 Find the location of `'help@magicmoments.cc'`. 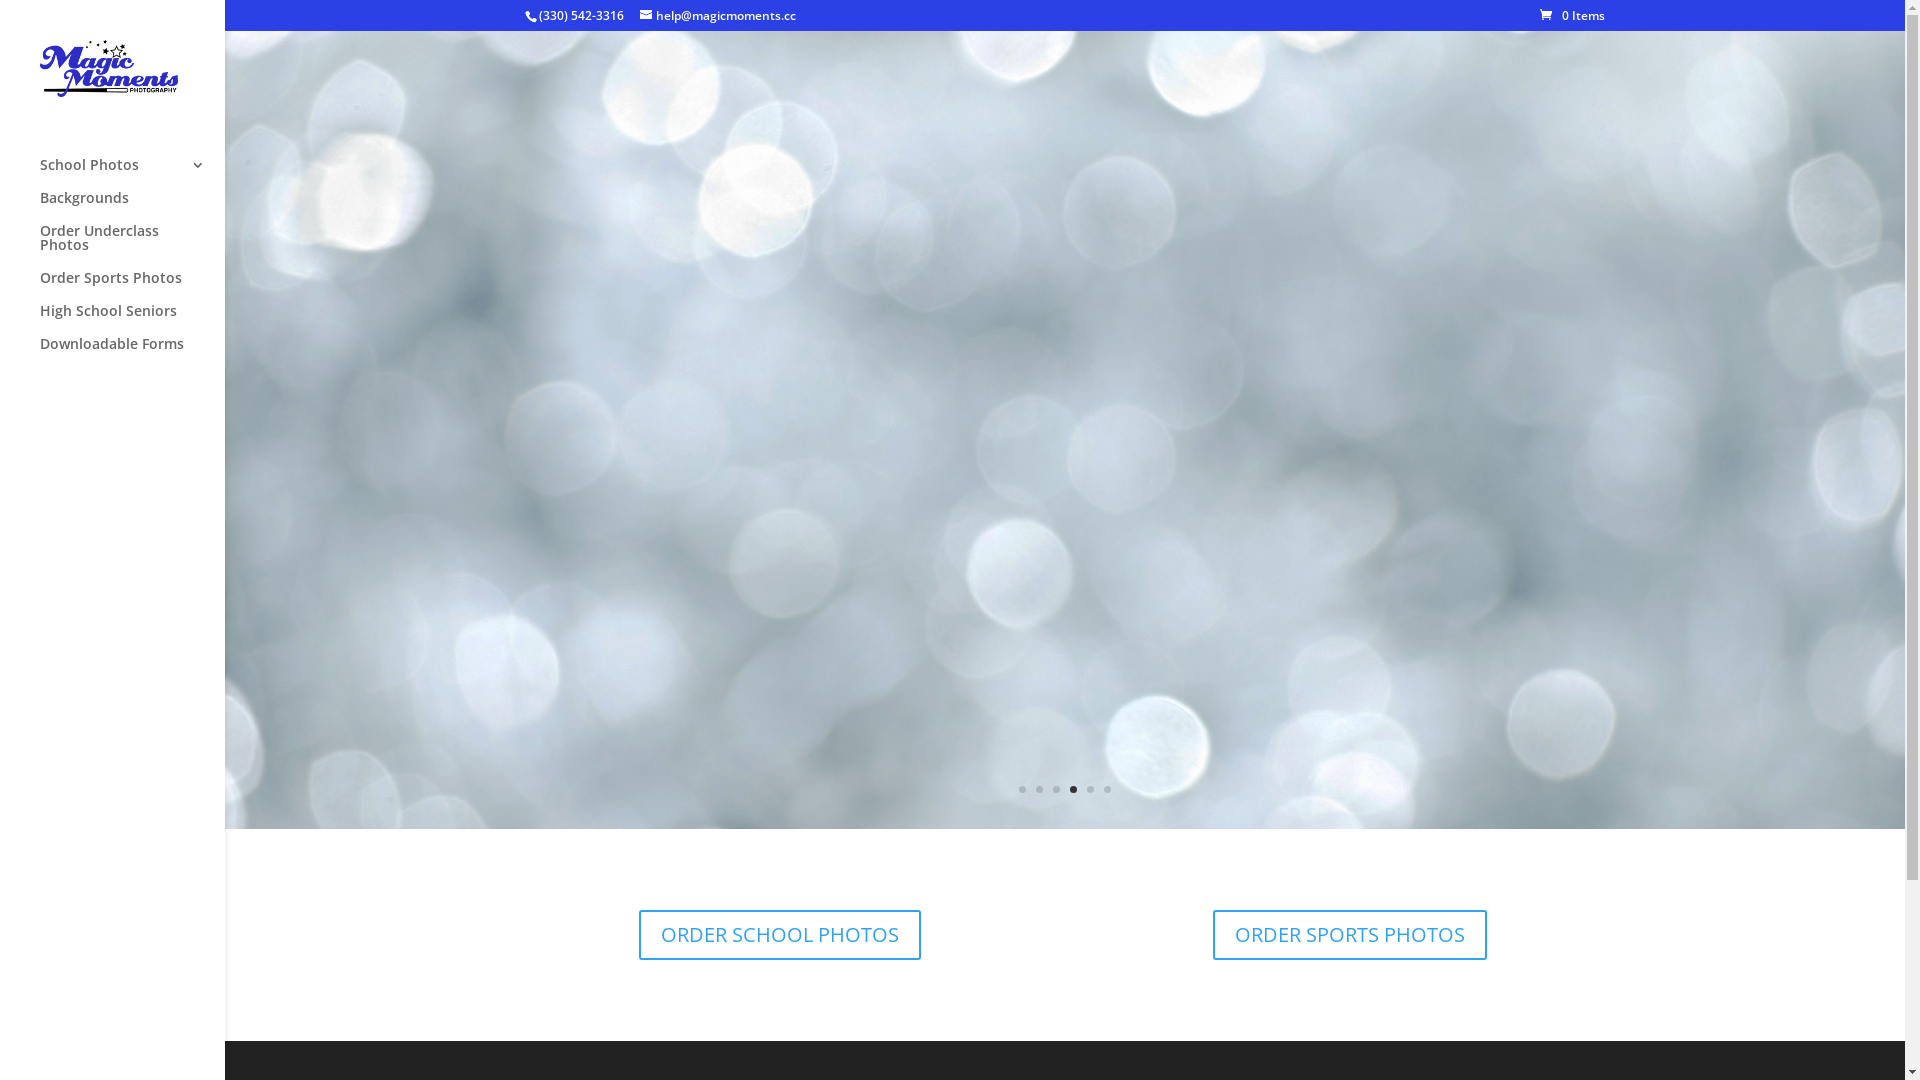

'help@magicmoments.cc' is located at coordinates (638, 15).